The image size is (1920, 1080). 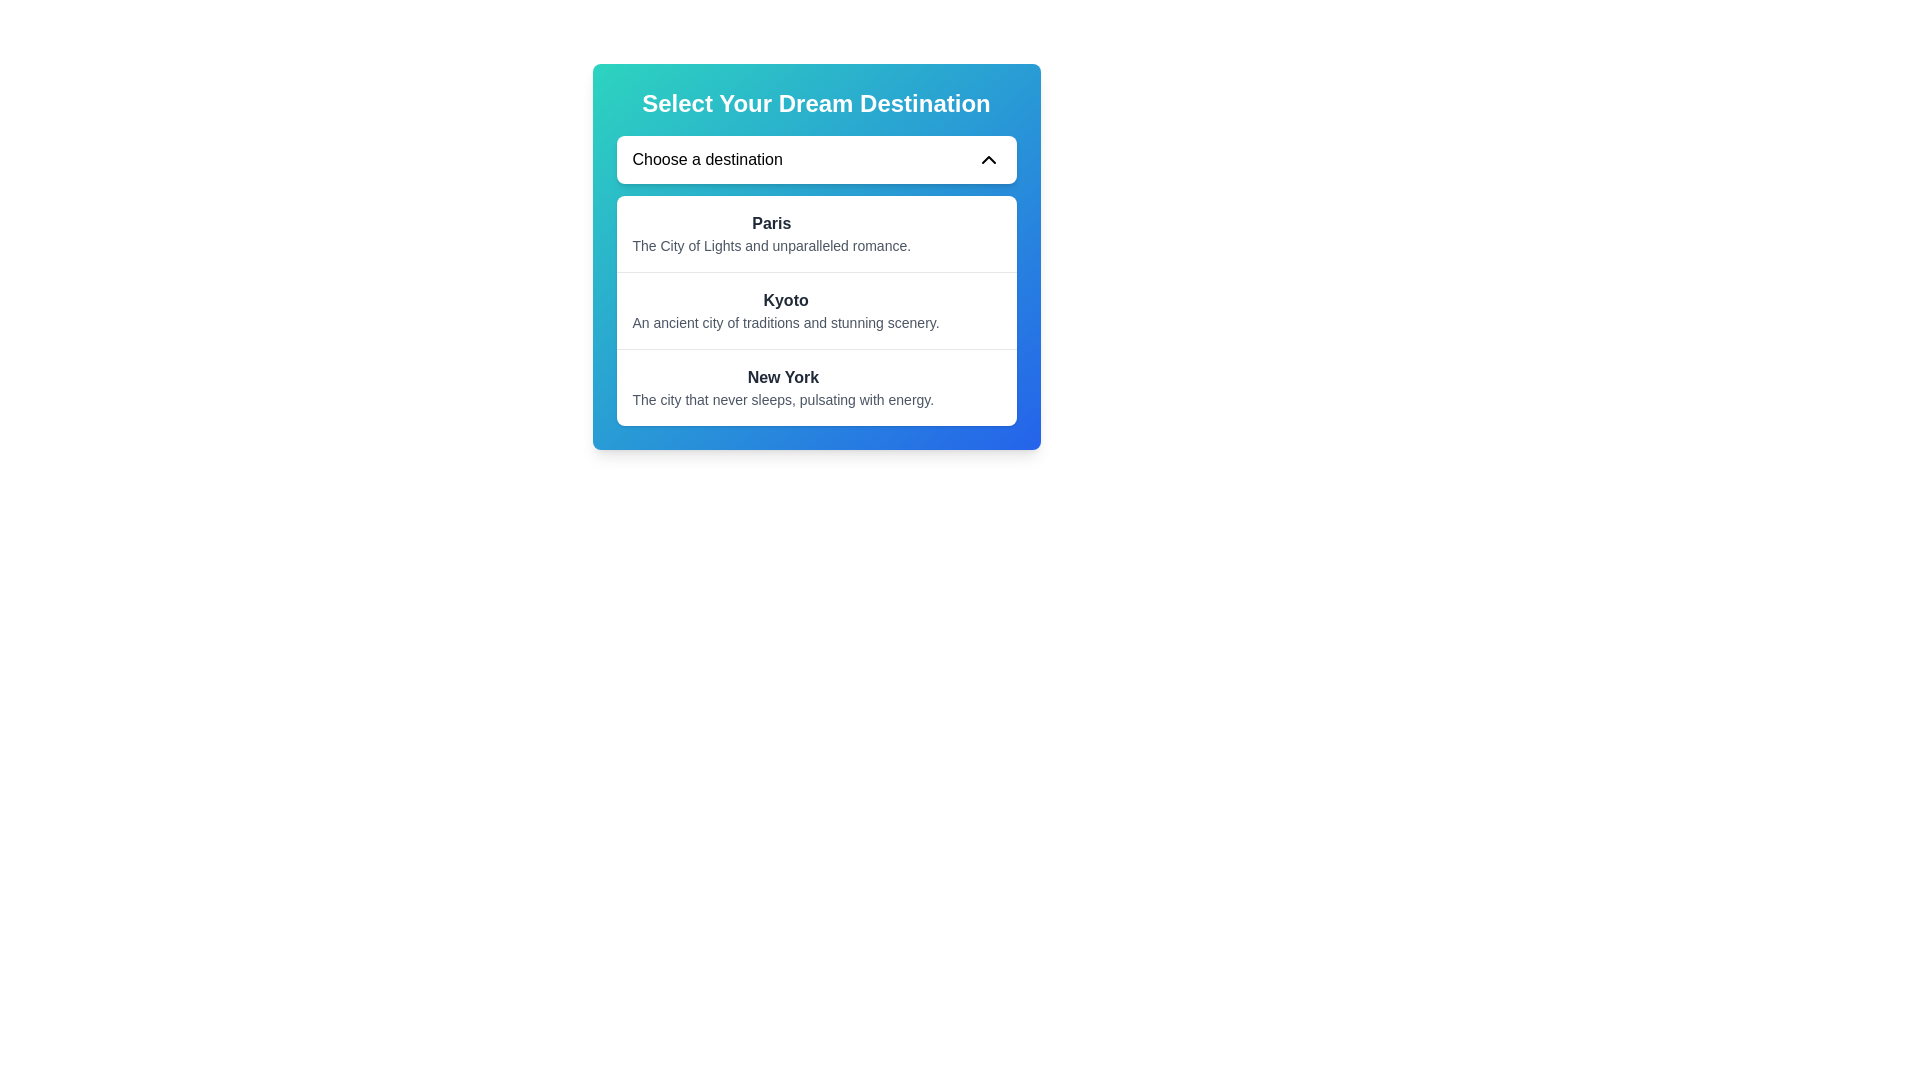 What do you see at coordinates (816, 310) in the screenshot?
I see `the second item in the dropdown menu that represents Kyoto` at bounding box center [816, 310].